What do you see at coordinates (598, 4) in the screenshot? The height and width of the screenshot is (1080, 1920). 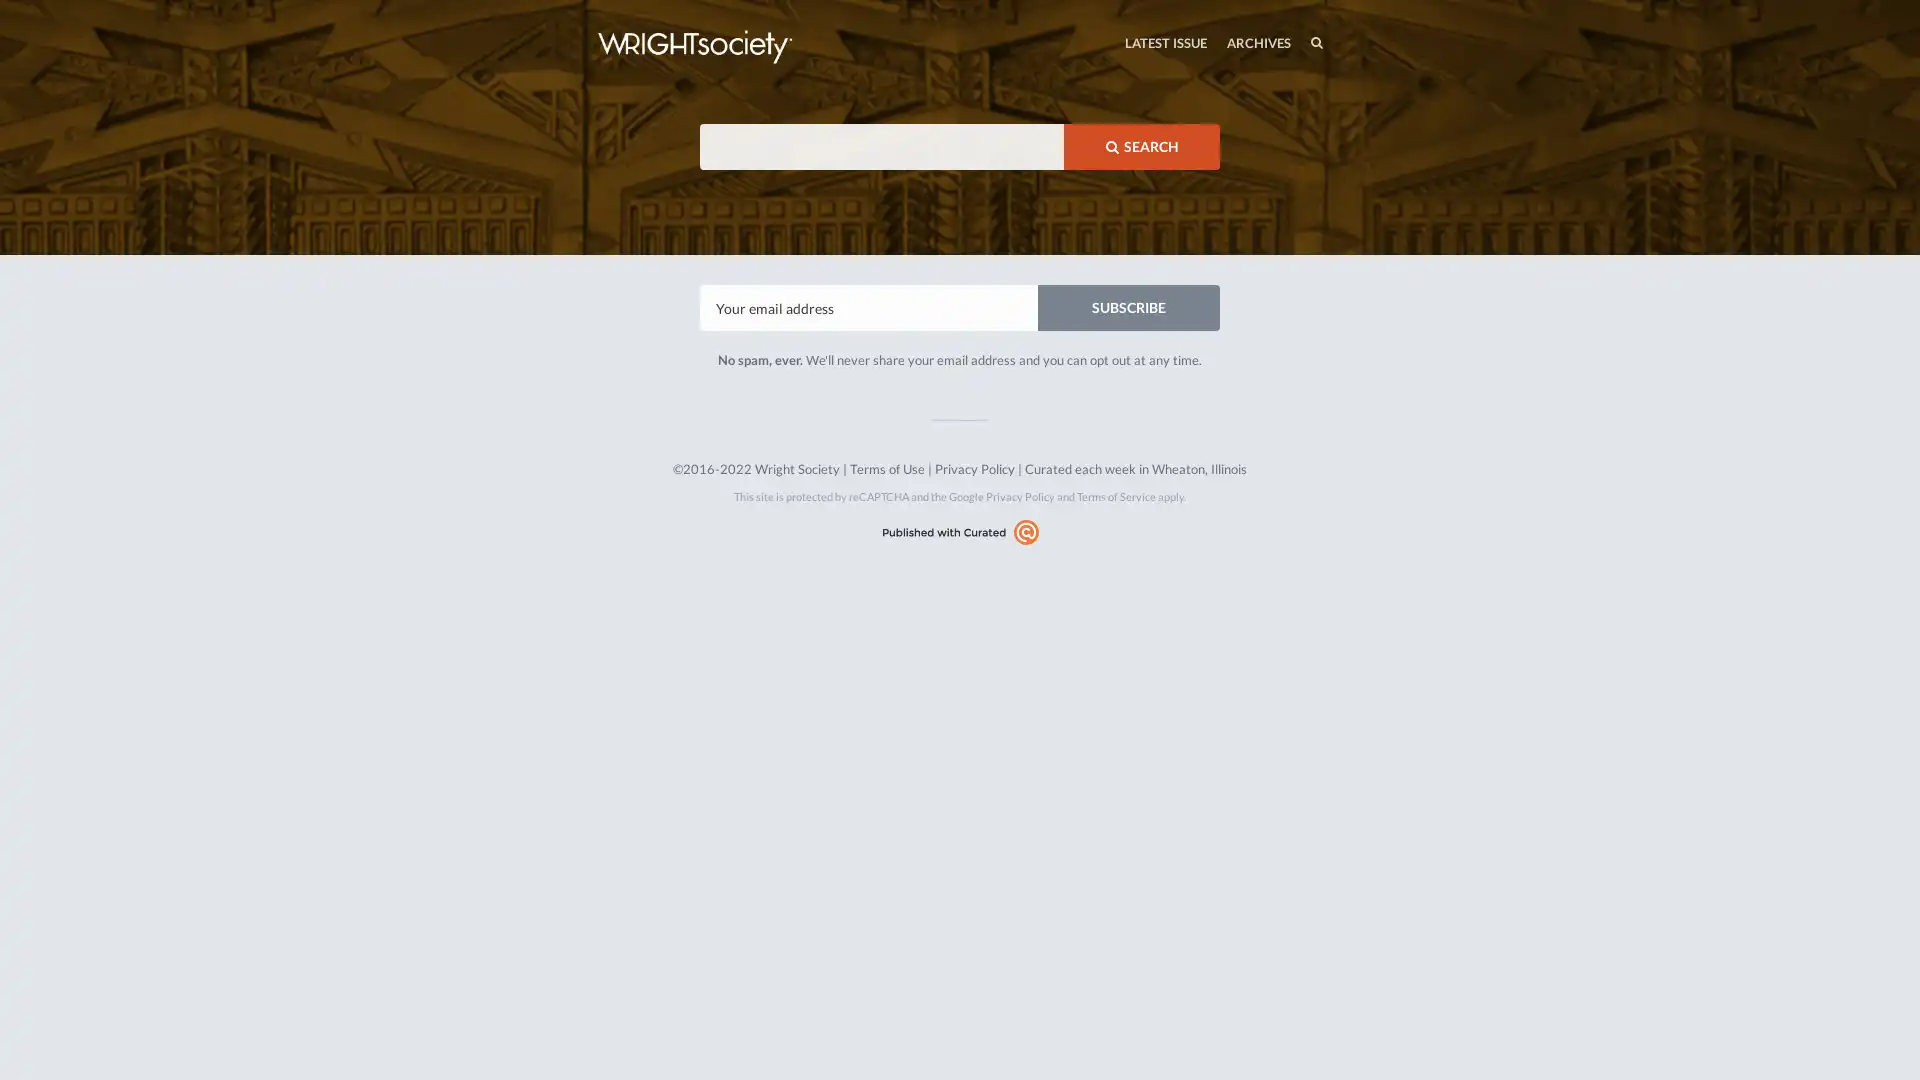 I see `TOGGLE MENU` at bounding box center [598, 4].